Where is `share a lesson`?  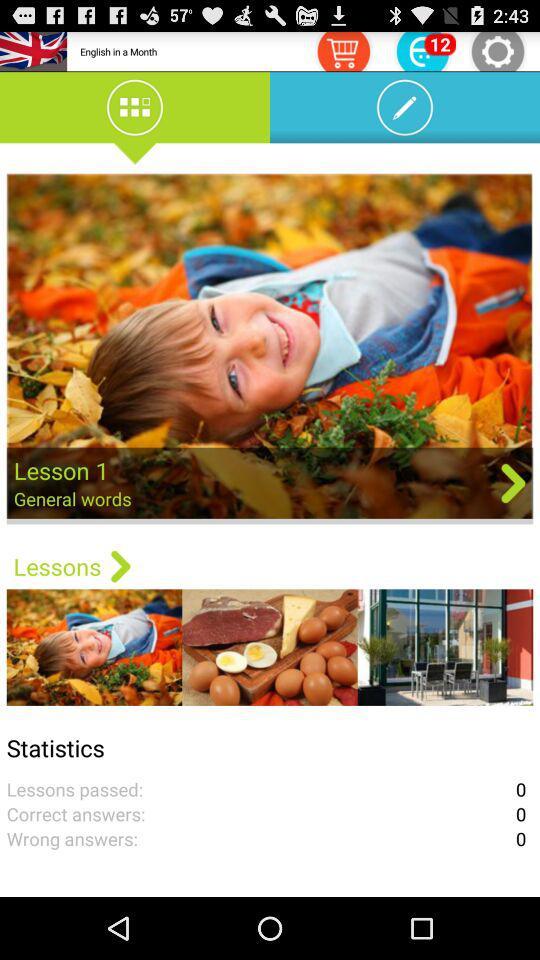
share a lesson is located at coordinates (270, 348).